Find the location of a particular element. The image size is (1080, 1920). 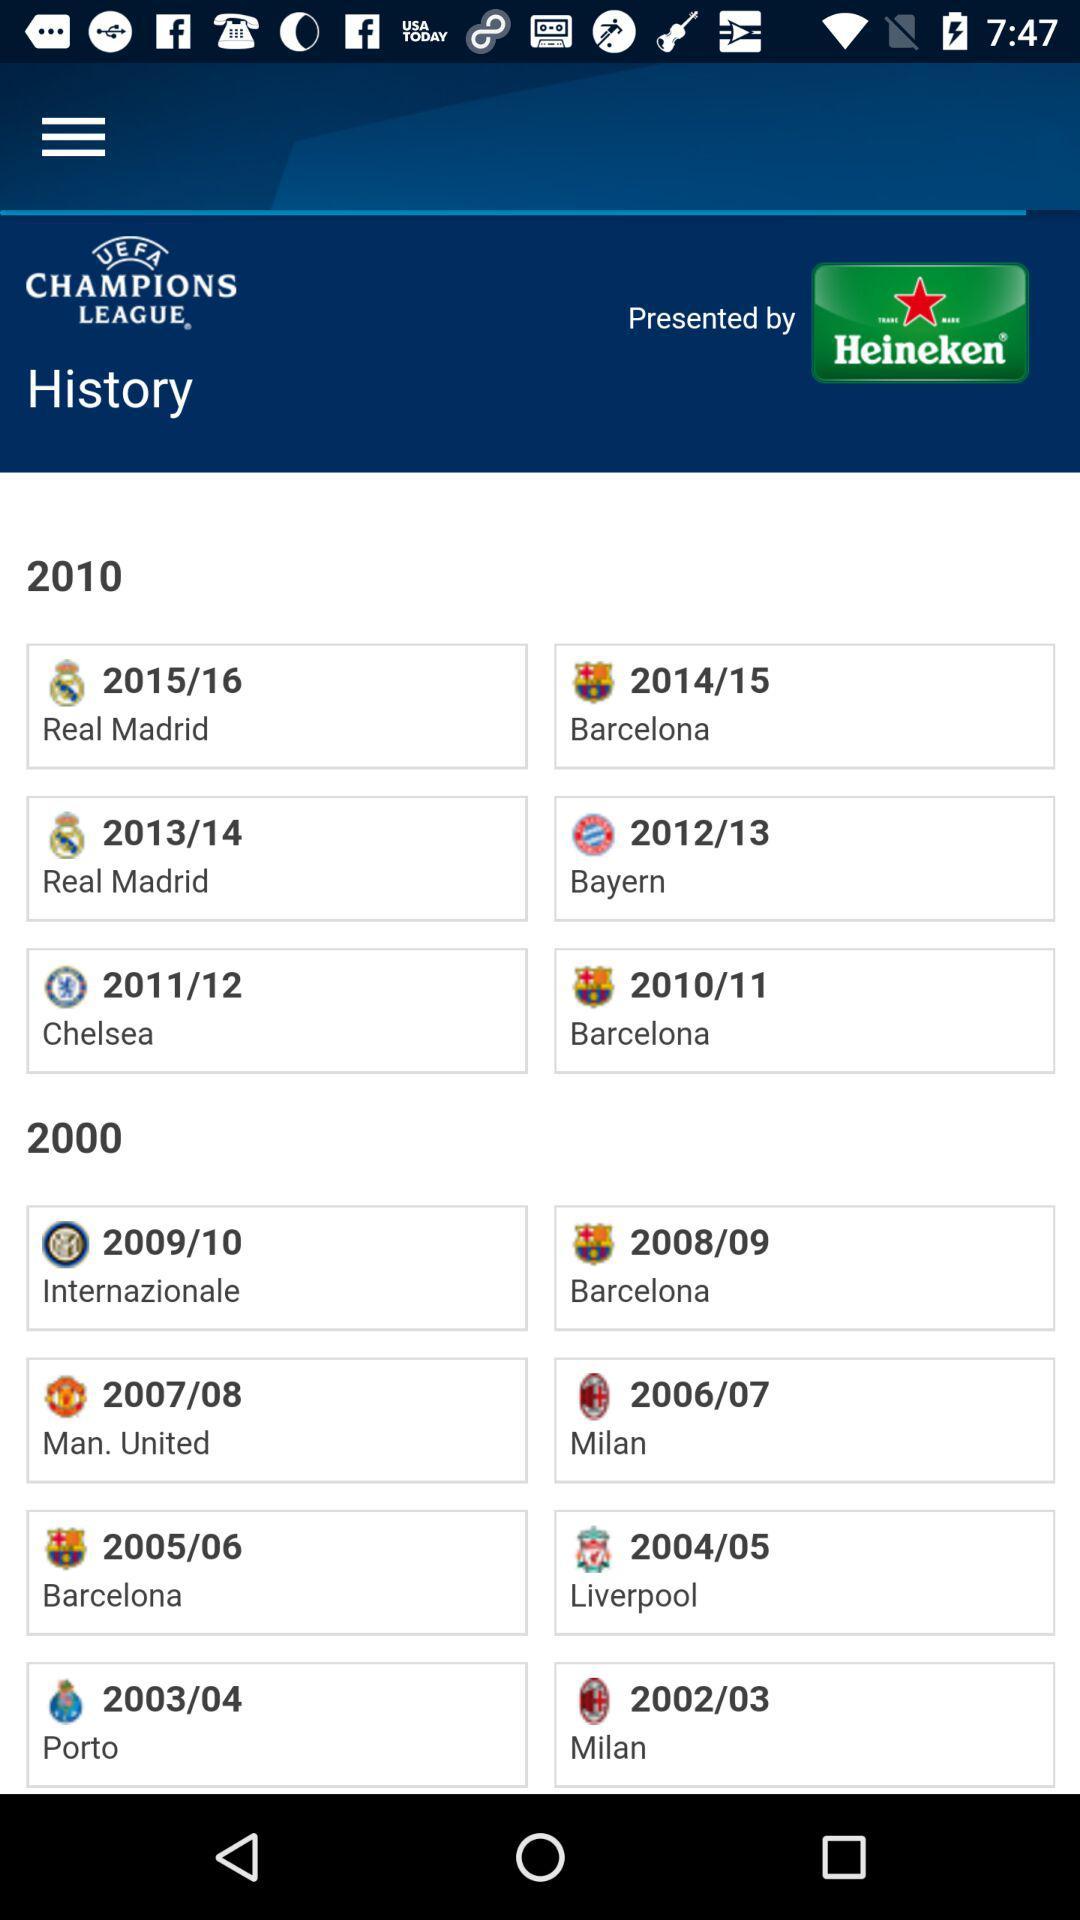

menu is located at coordinates (72, 135).